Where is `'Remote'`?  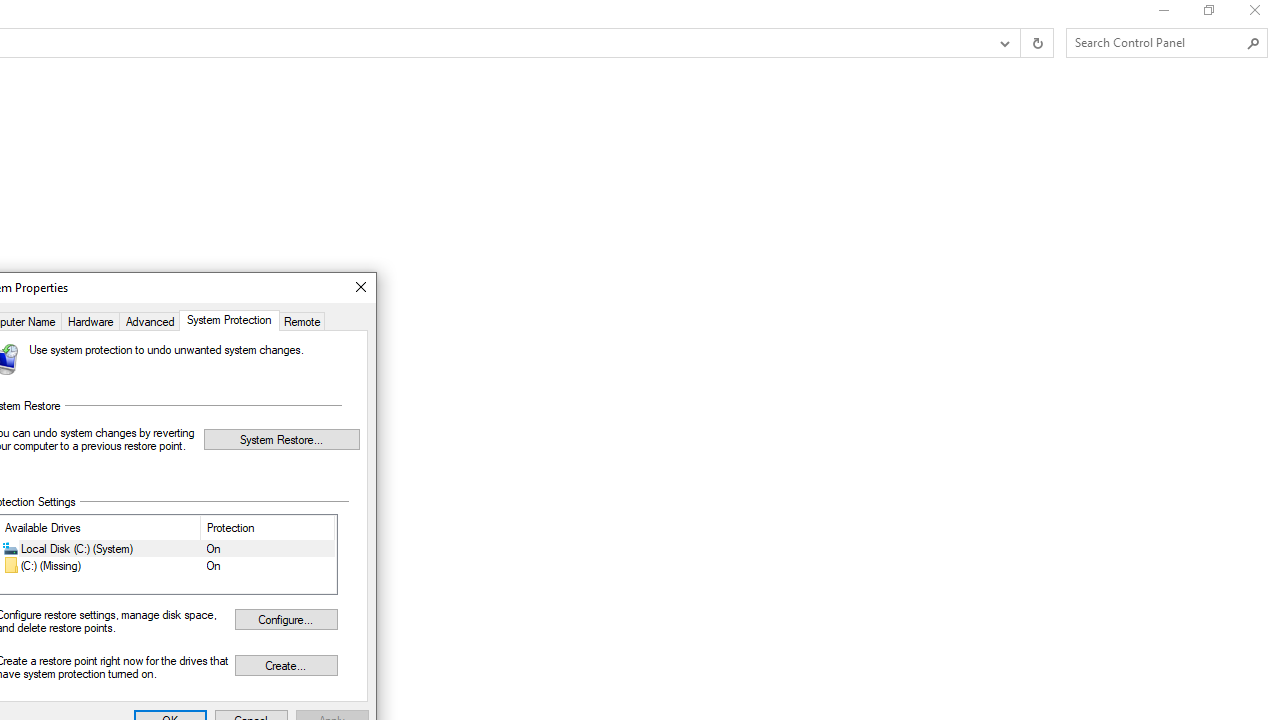 'Remote' is located at coordinates (301, 319).